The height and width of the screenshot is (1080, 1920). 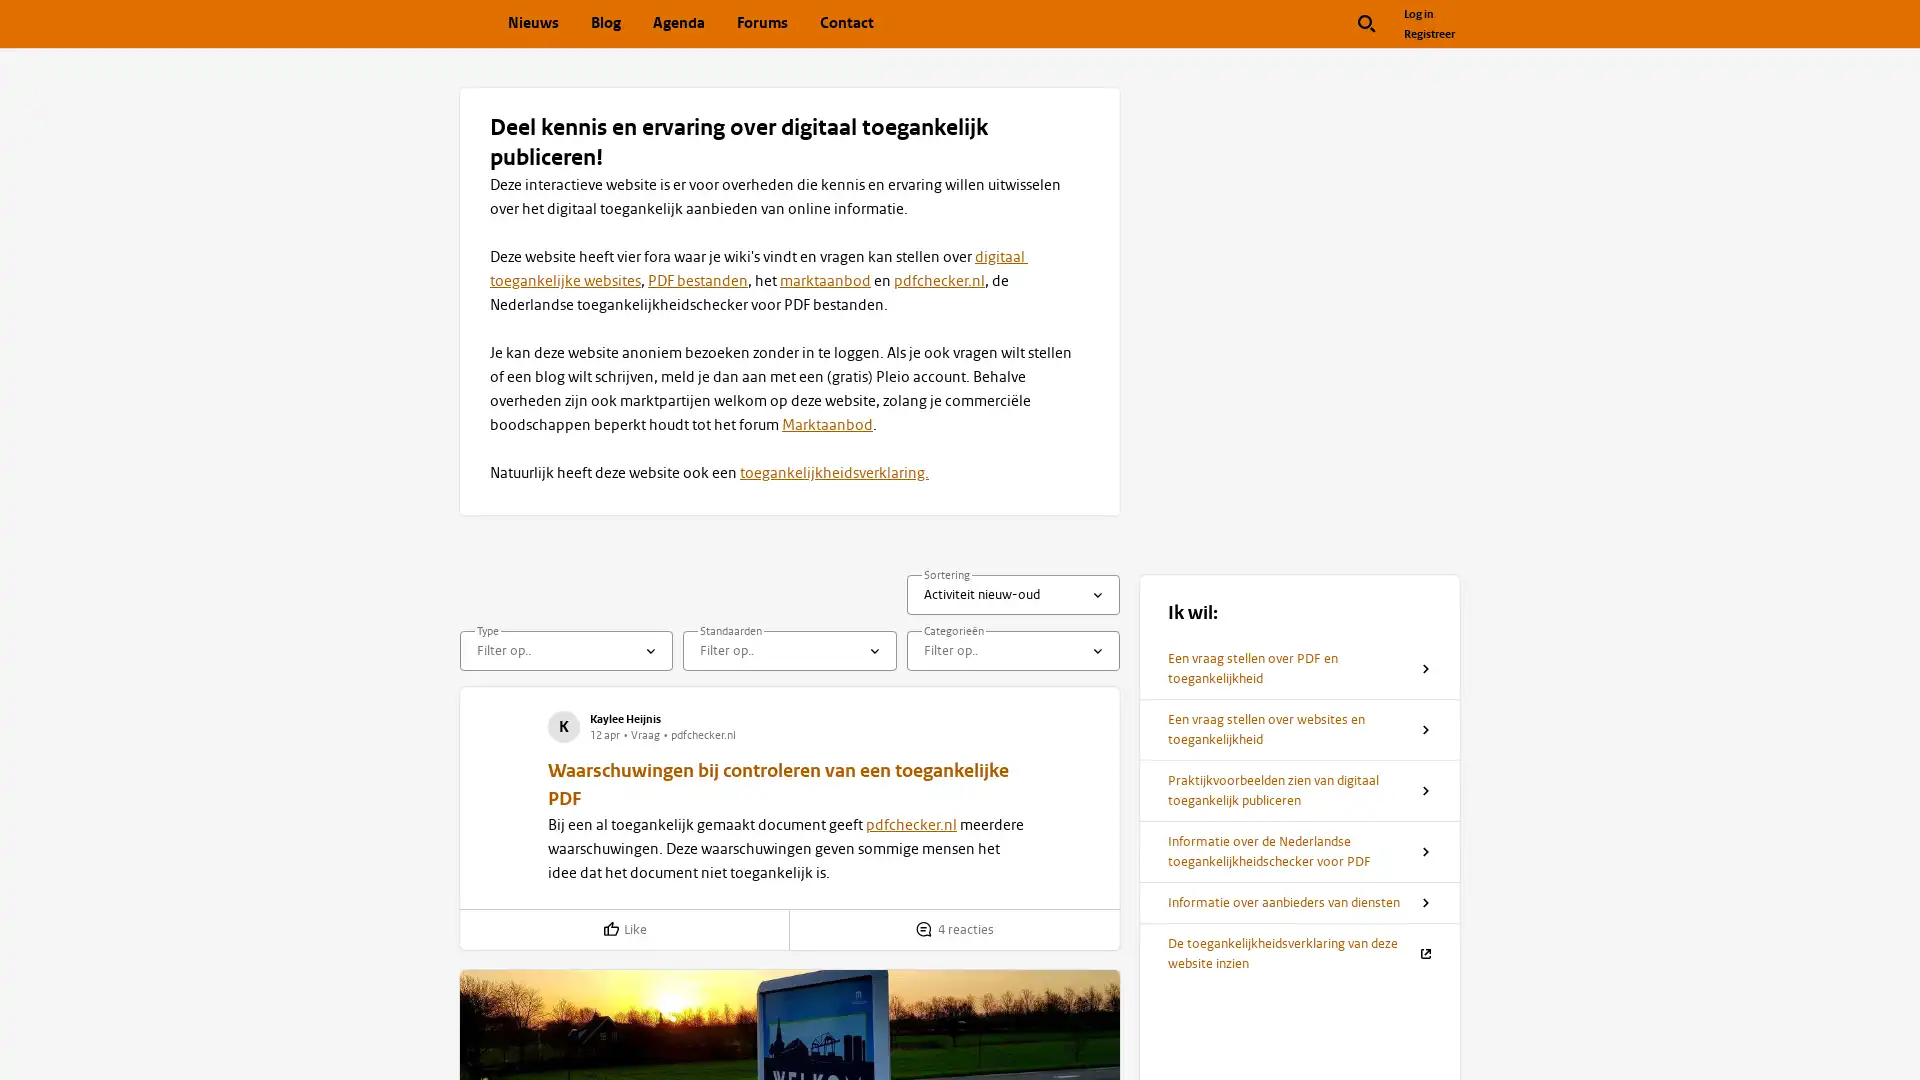 What do you see at coordinates (623, 873) in the screenshot?
I see `Like` at bounding box center [623, 873].